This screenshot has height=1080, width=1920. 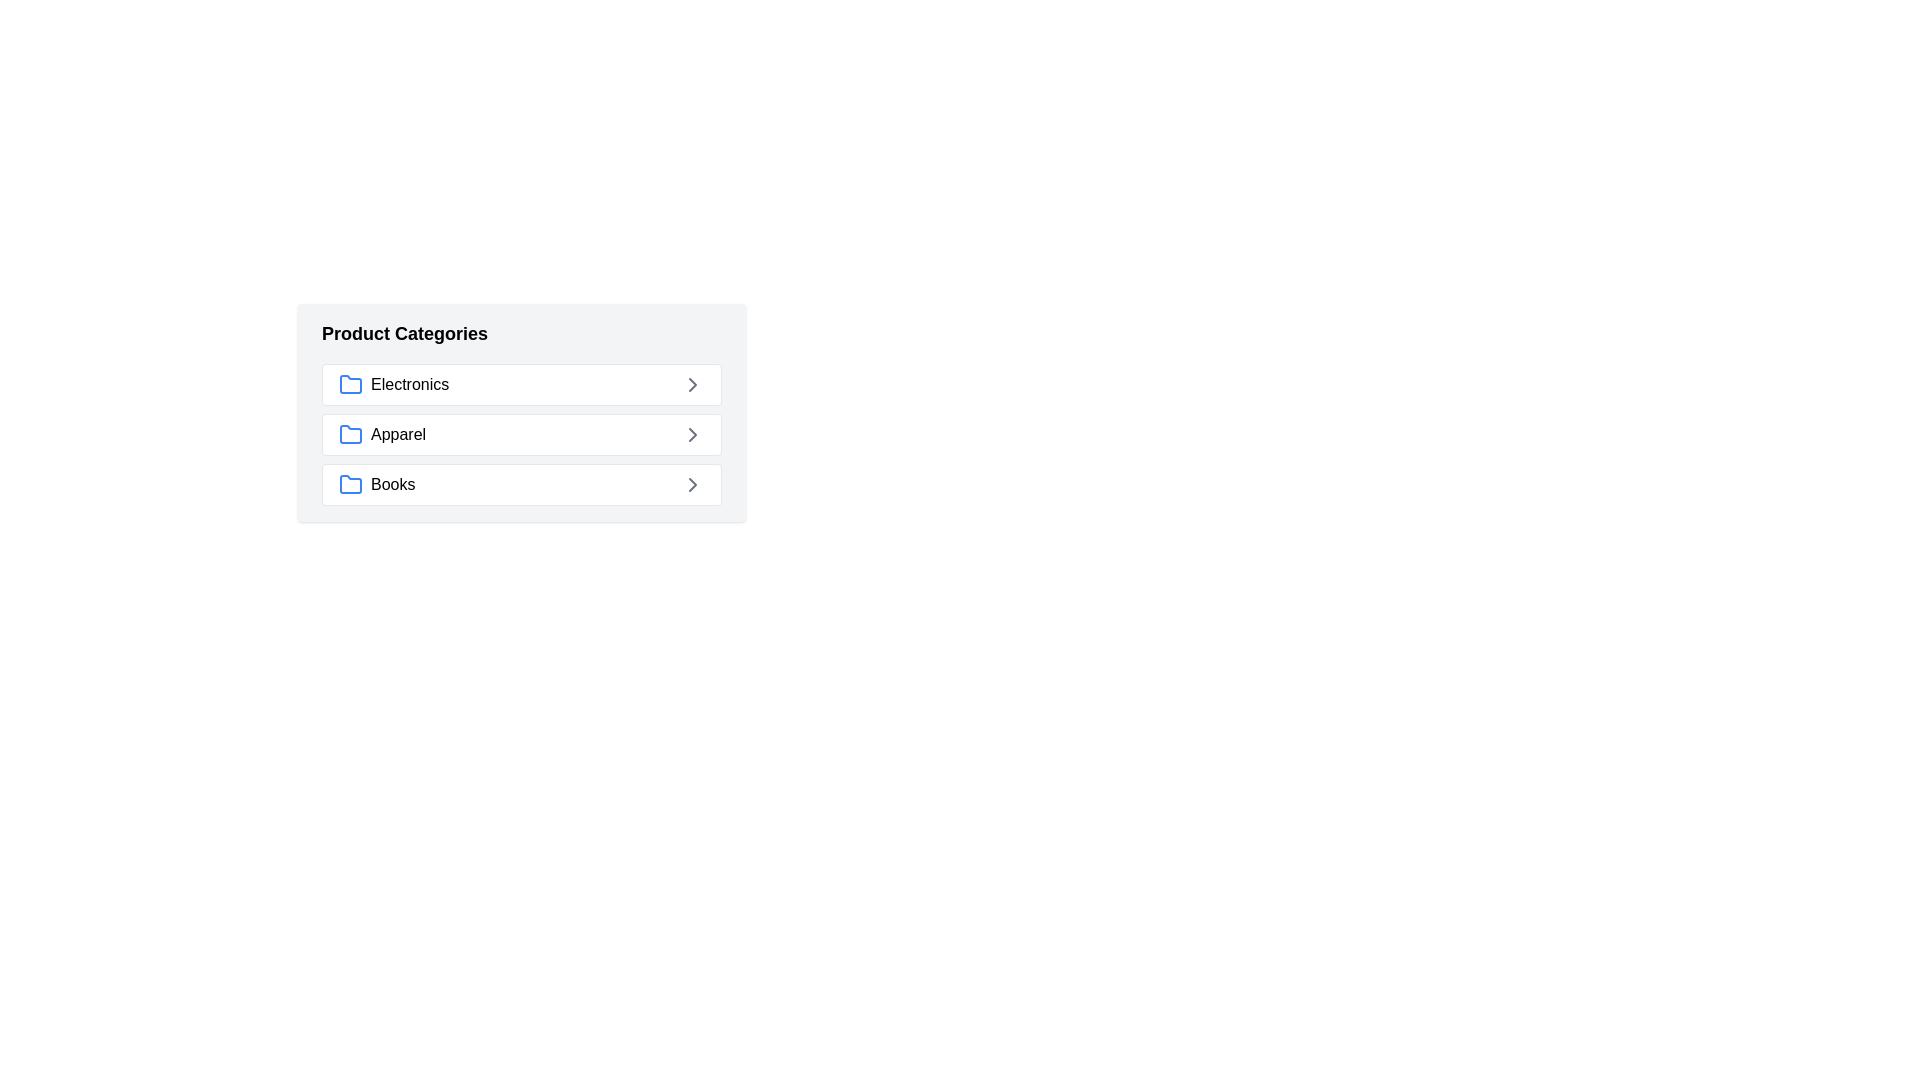 I want to click on the blue folder icon with rounded edges that is positioned next to the 'Books' text in the third position of the 'Product Categories' list, so click(x=350, y=485).